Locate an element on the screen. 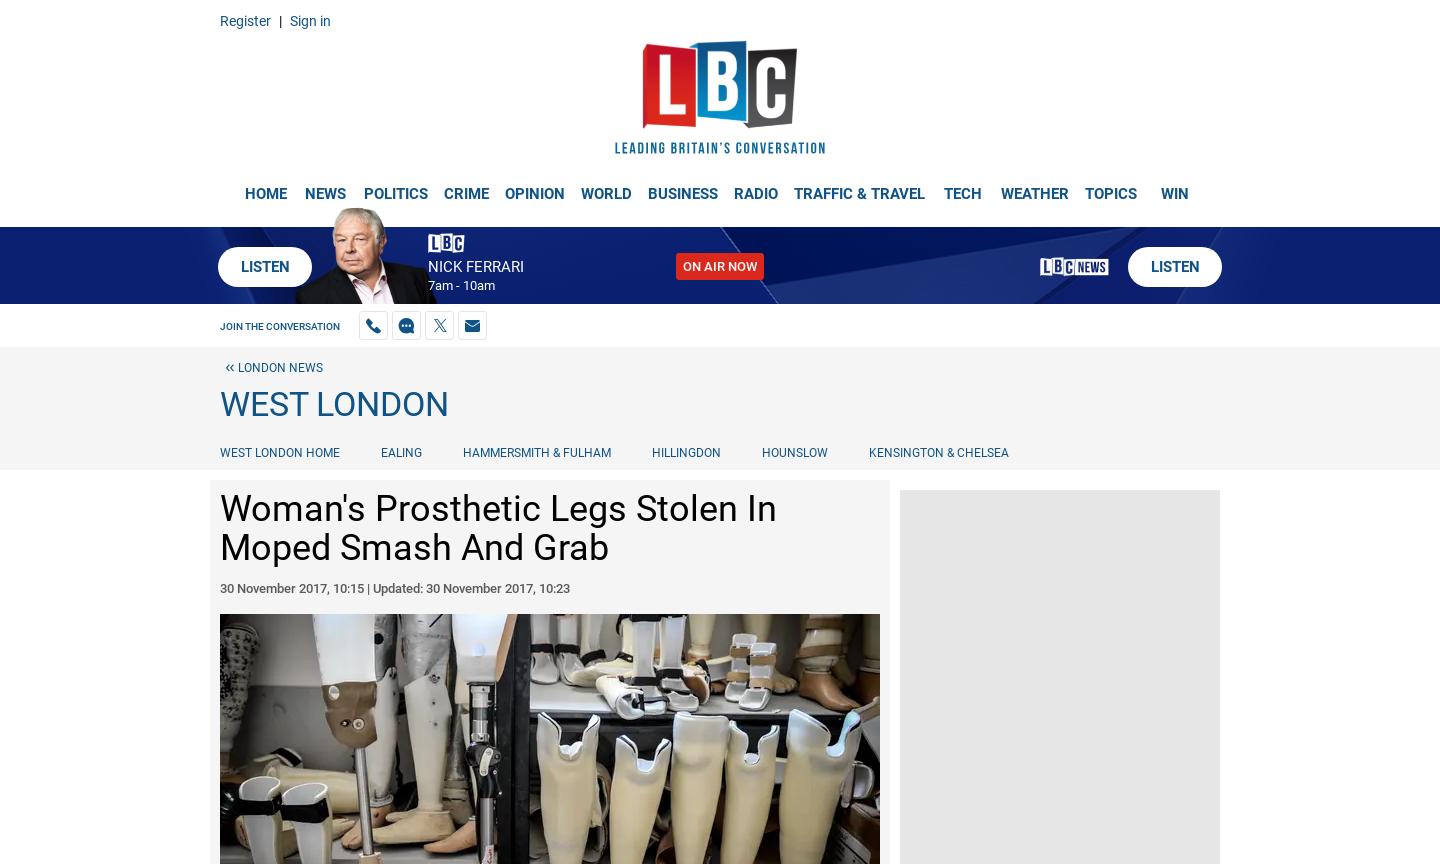 The image size is (1440, 864). 'On Air Now' is located at coordinates (720, 266).